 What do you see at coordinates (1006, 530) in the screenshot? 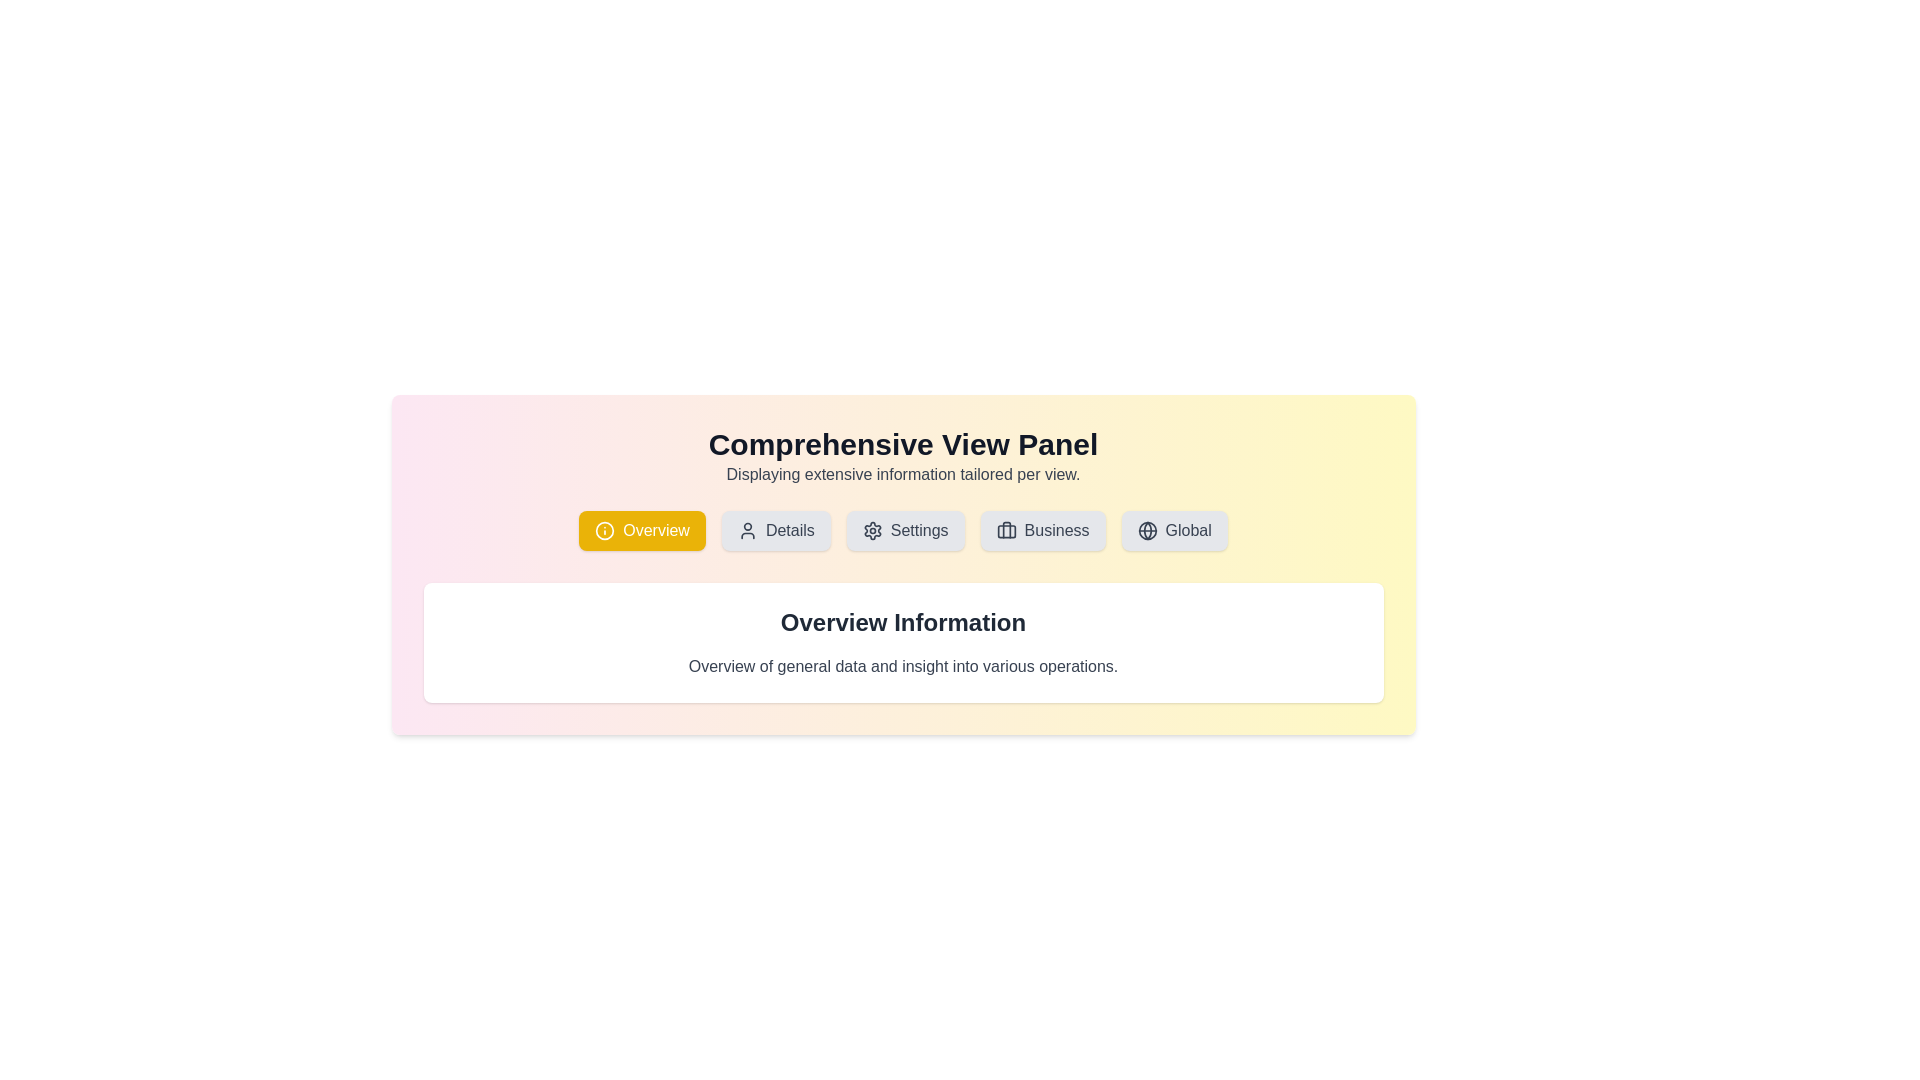
I see `the 'Business' tab icon, which serves as a visual indicator for business-related content, located at the left-hand side of the 'Business' button on the toolbar` at bounding box center [1006, 530].